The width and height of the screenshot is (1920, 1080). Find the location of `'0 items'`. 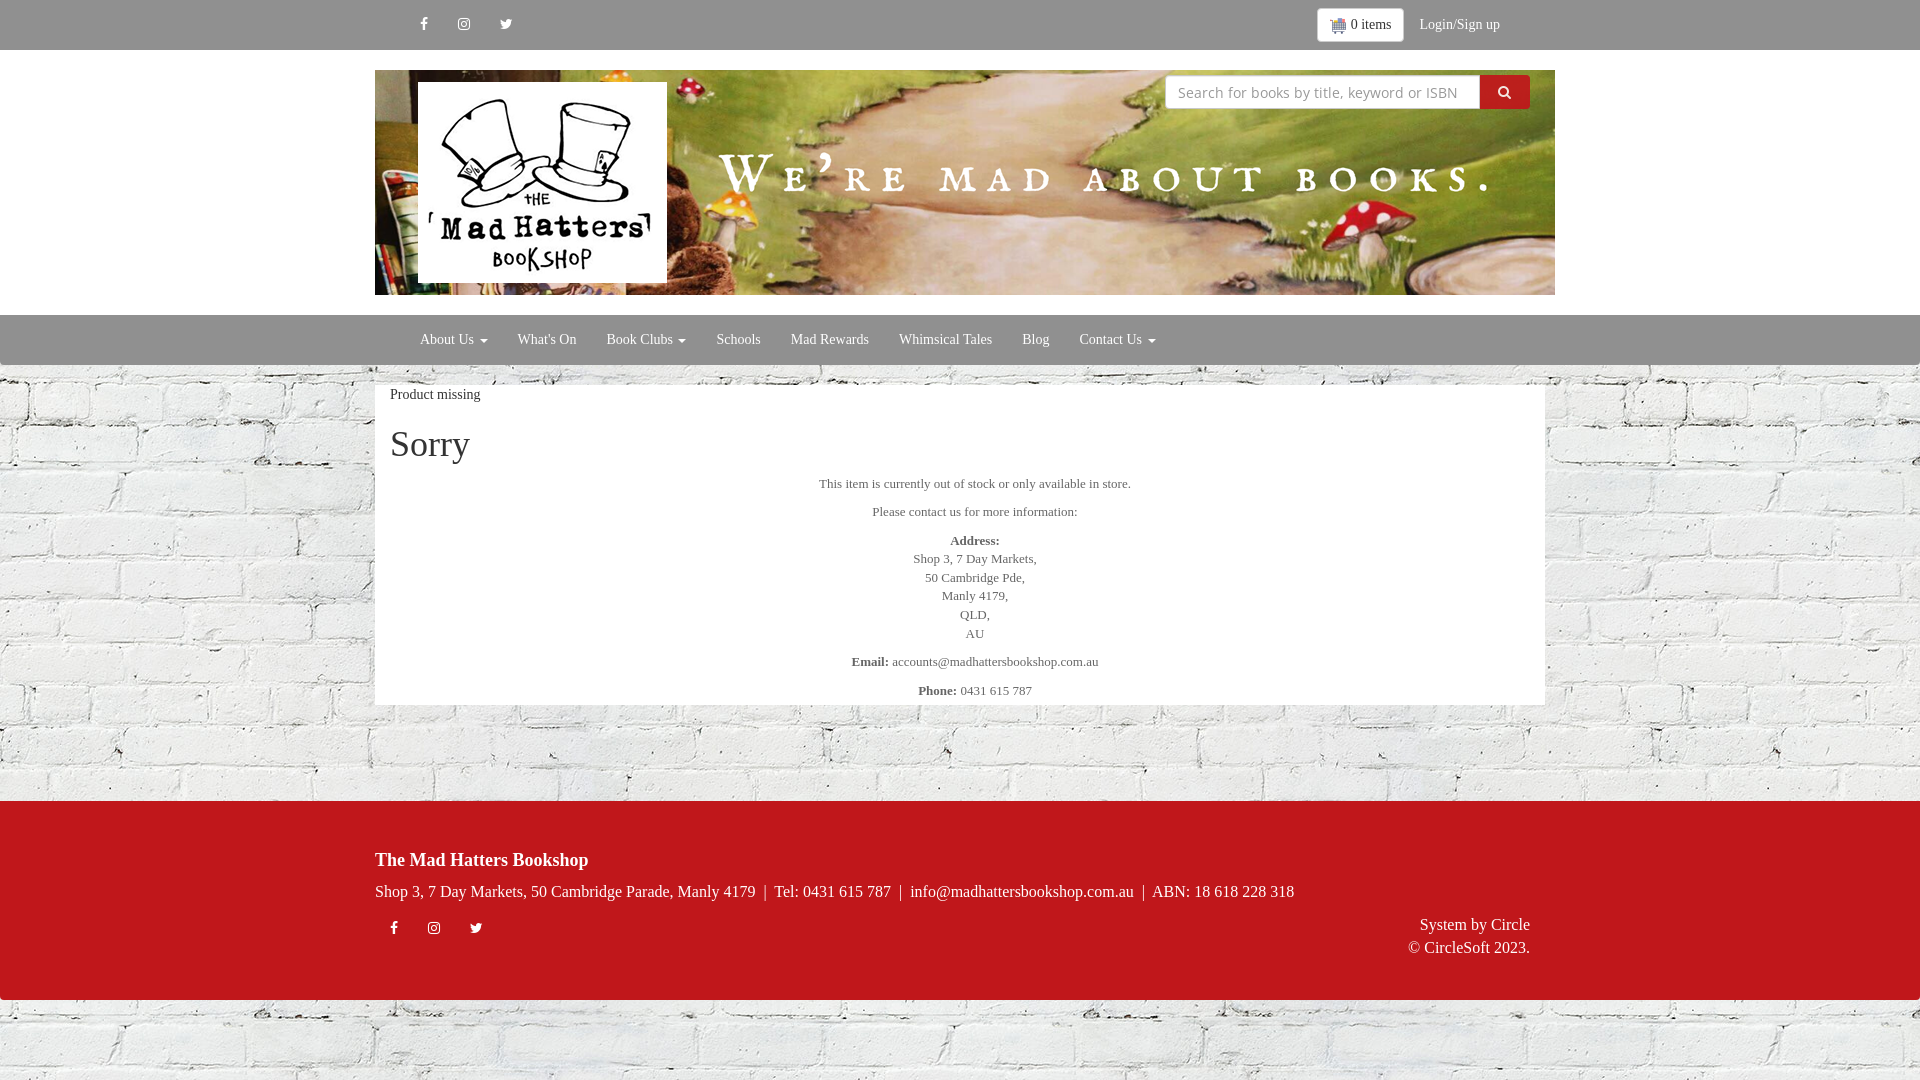

'0 items' is located at coordinates (1360, 24).